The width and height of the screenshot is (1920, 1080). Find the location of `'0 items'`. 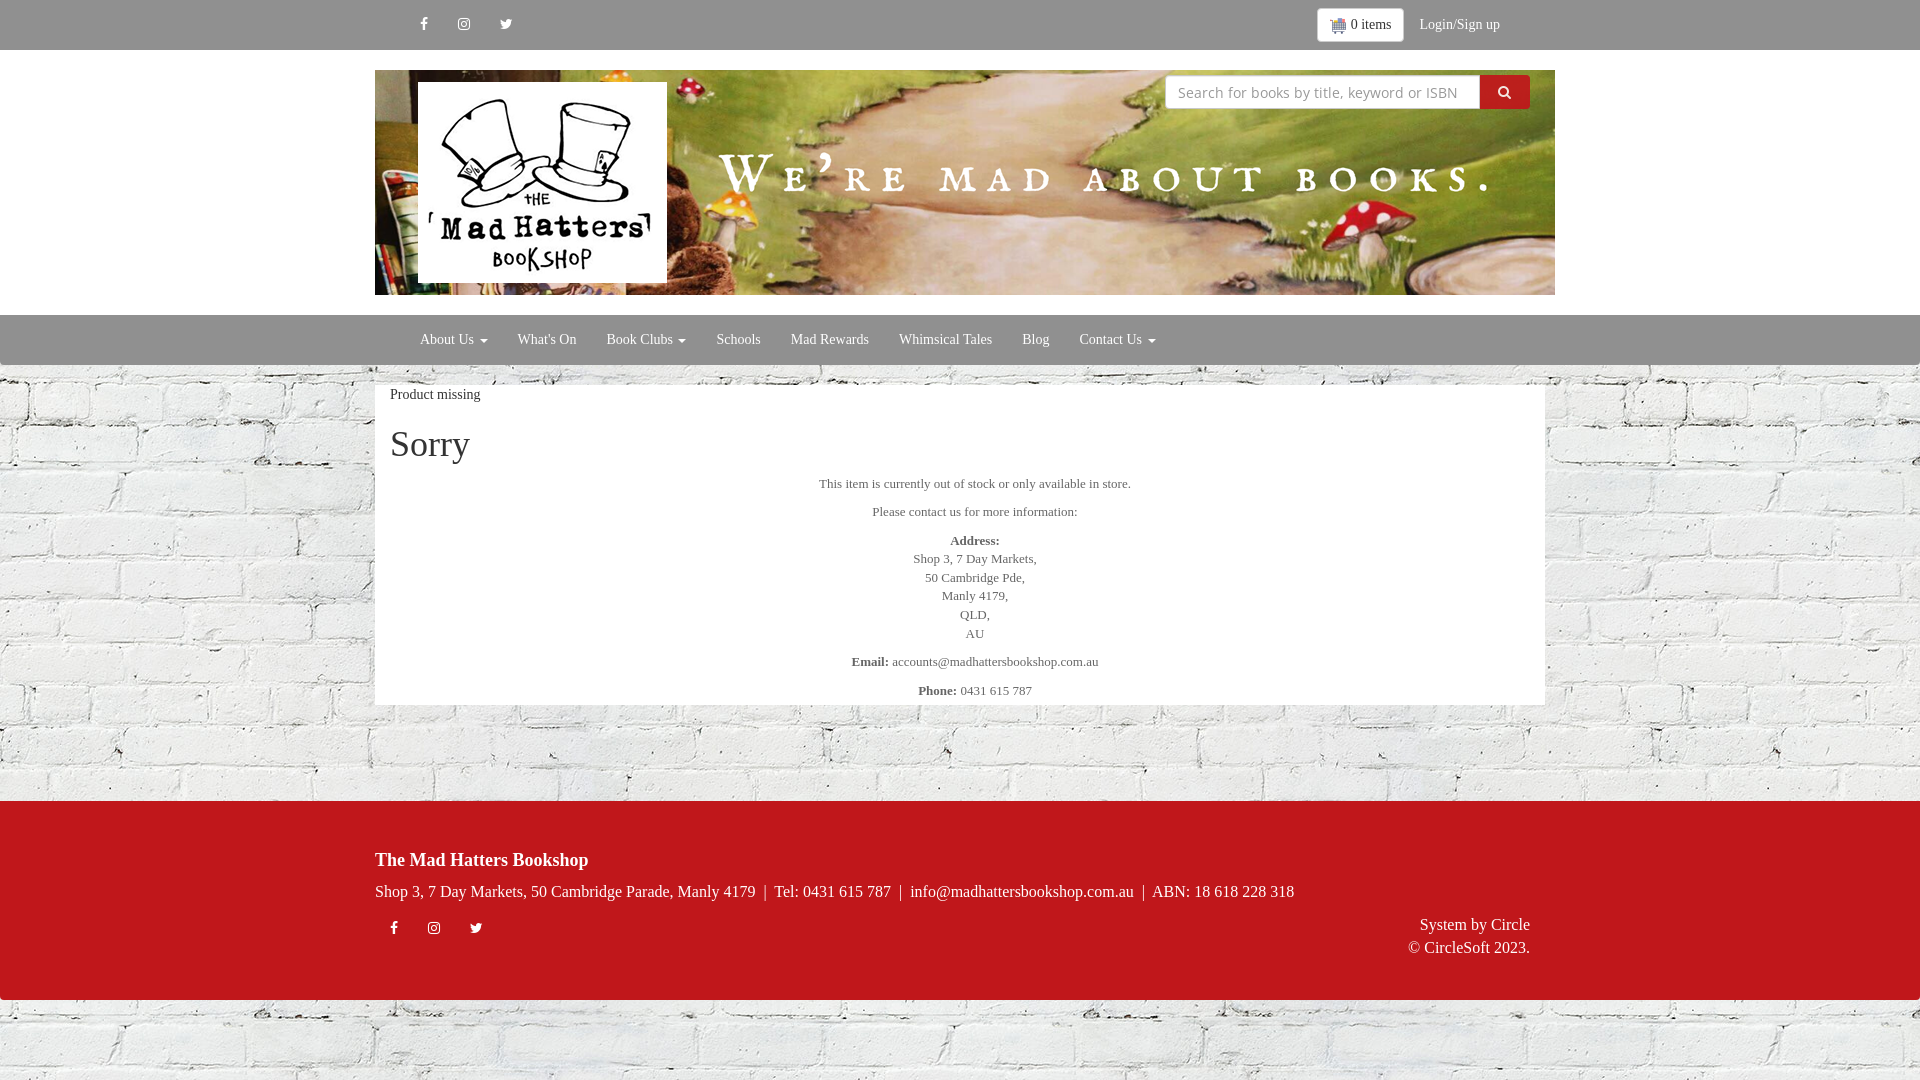

'0 items' is located at coordinates (1360, 24).